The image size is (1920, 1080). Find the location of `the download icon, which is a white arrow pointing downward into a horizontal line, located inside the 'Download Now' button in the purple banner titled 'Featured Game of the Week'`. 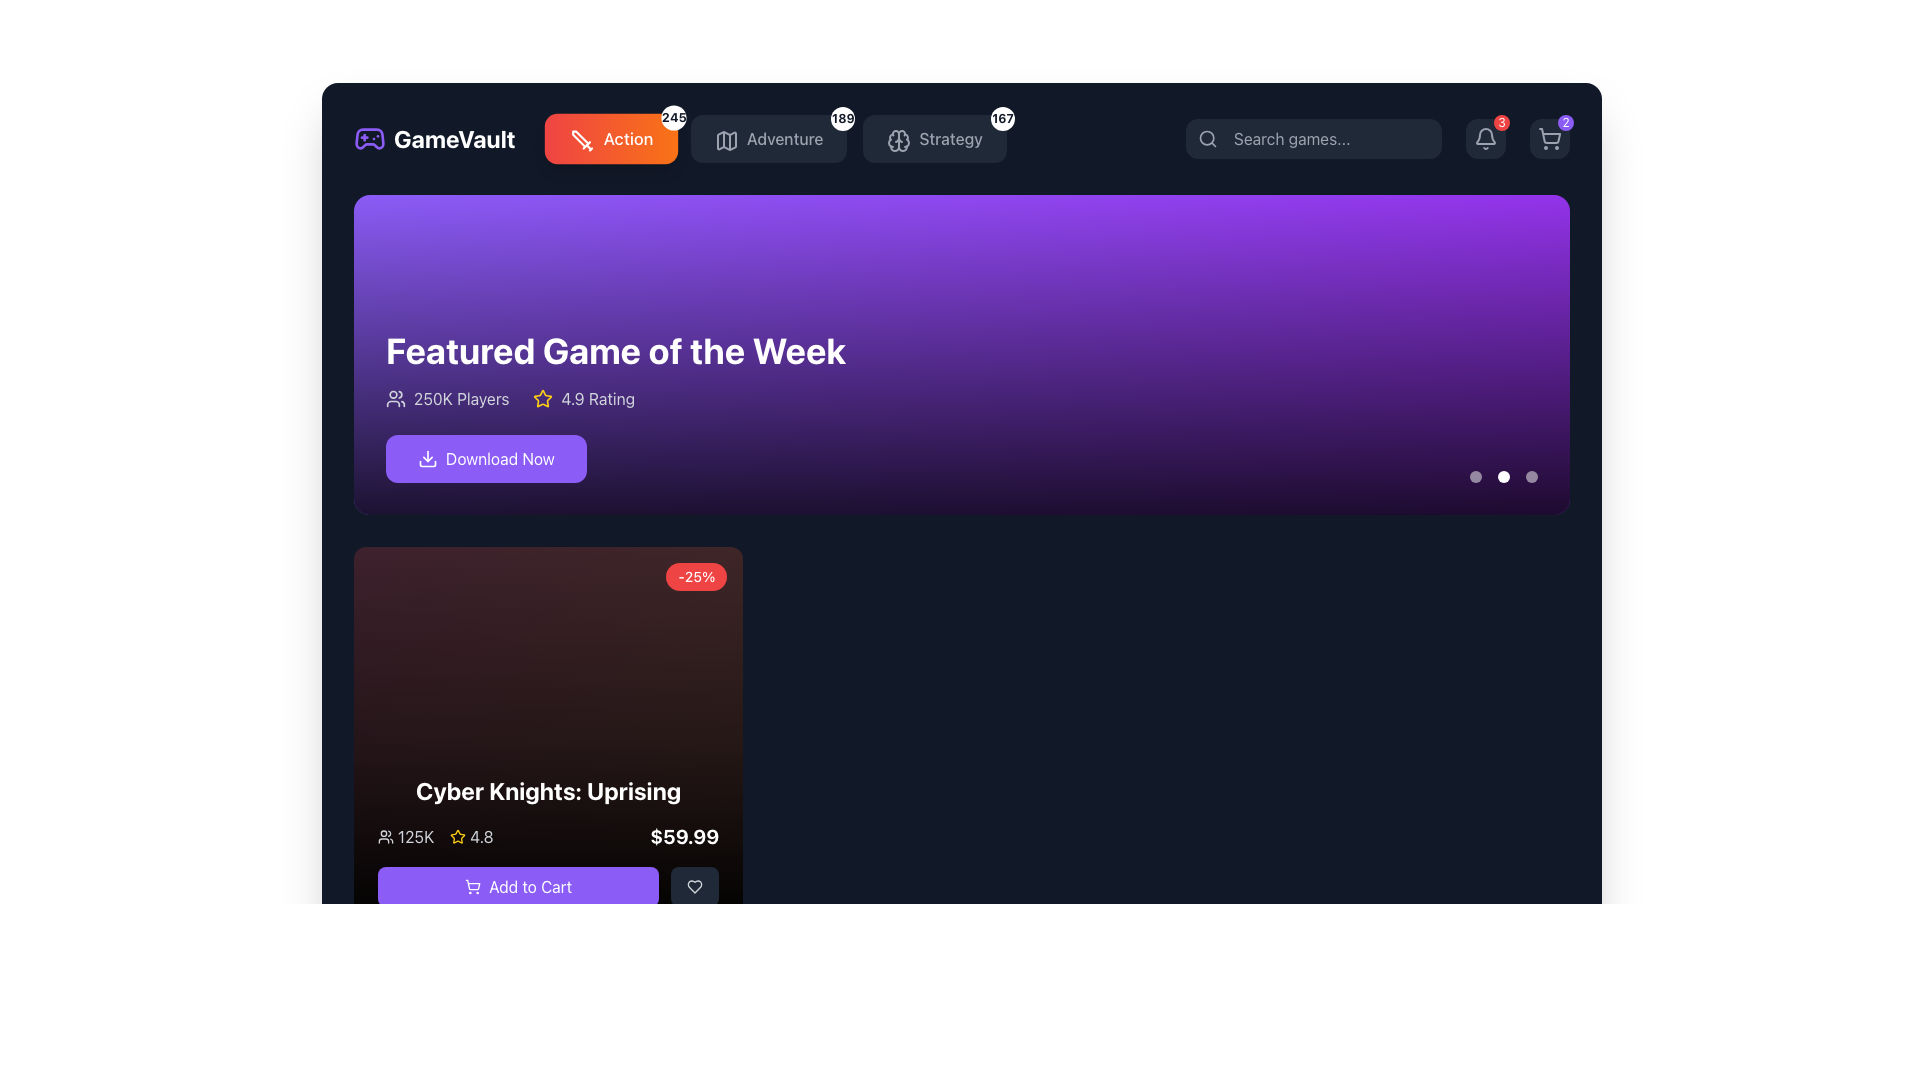

the download icon, which is a white arrow pointing downward into a horizontal line, located inside the 'Download Now' button in the purple banner titled 'Featured Game of the Week' is located at coordinates (426, 459).